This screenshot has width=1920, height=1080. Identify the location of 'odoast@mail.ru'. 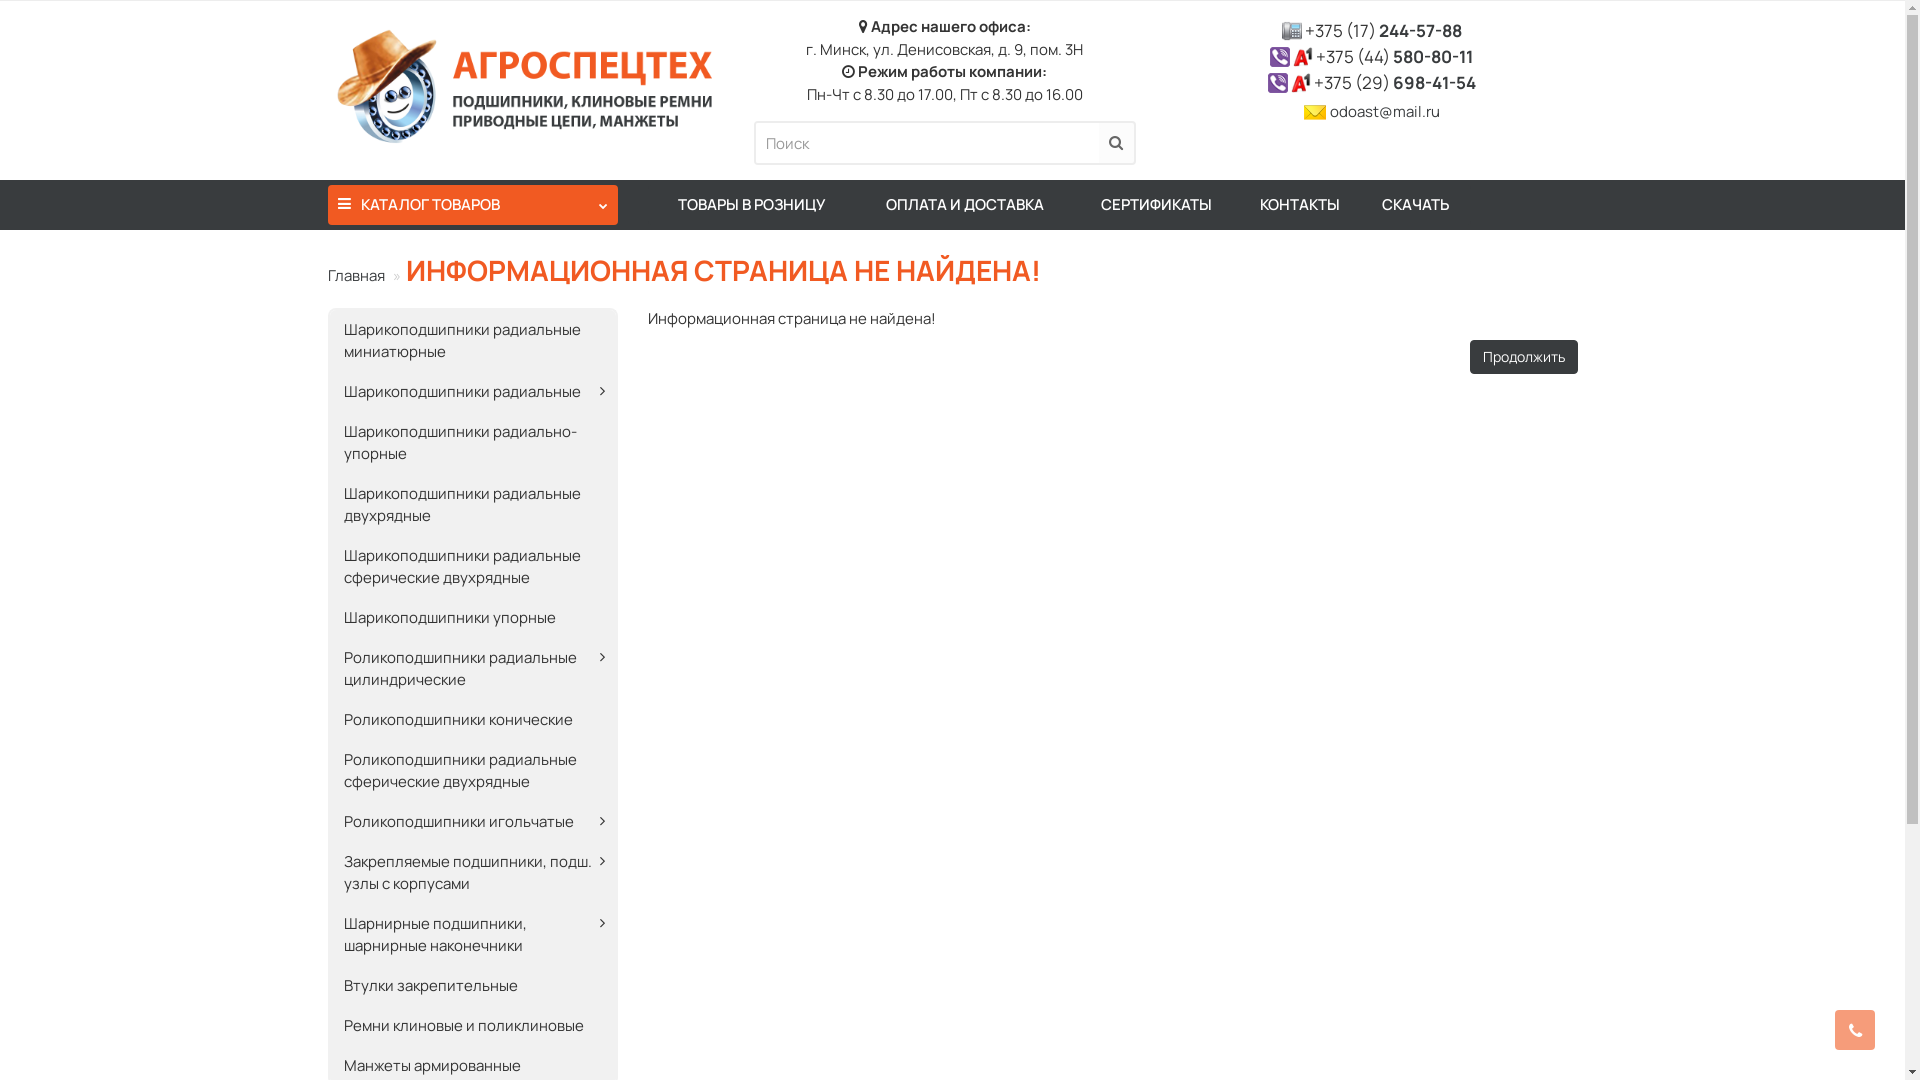
(1384, 111).